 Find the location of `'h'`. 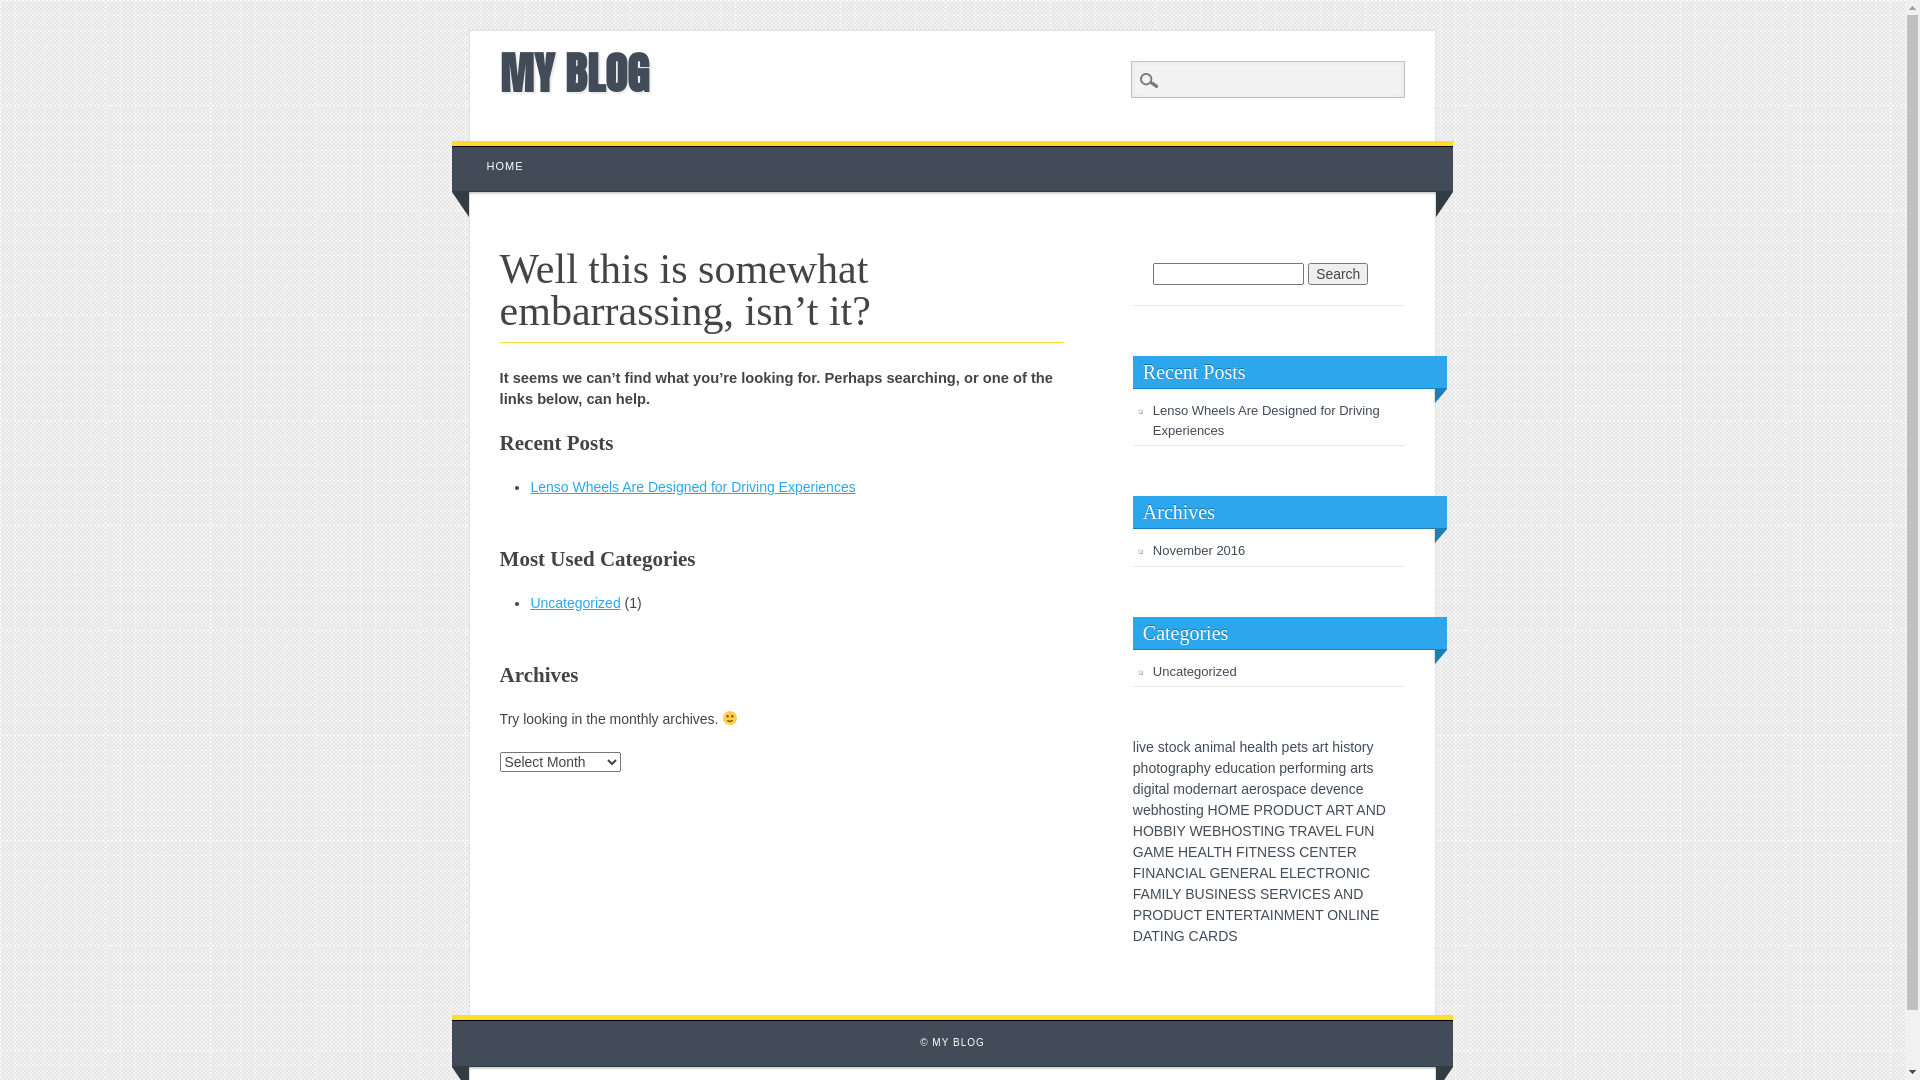

'h' is located at coordinates (1141, 766).